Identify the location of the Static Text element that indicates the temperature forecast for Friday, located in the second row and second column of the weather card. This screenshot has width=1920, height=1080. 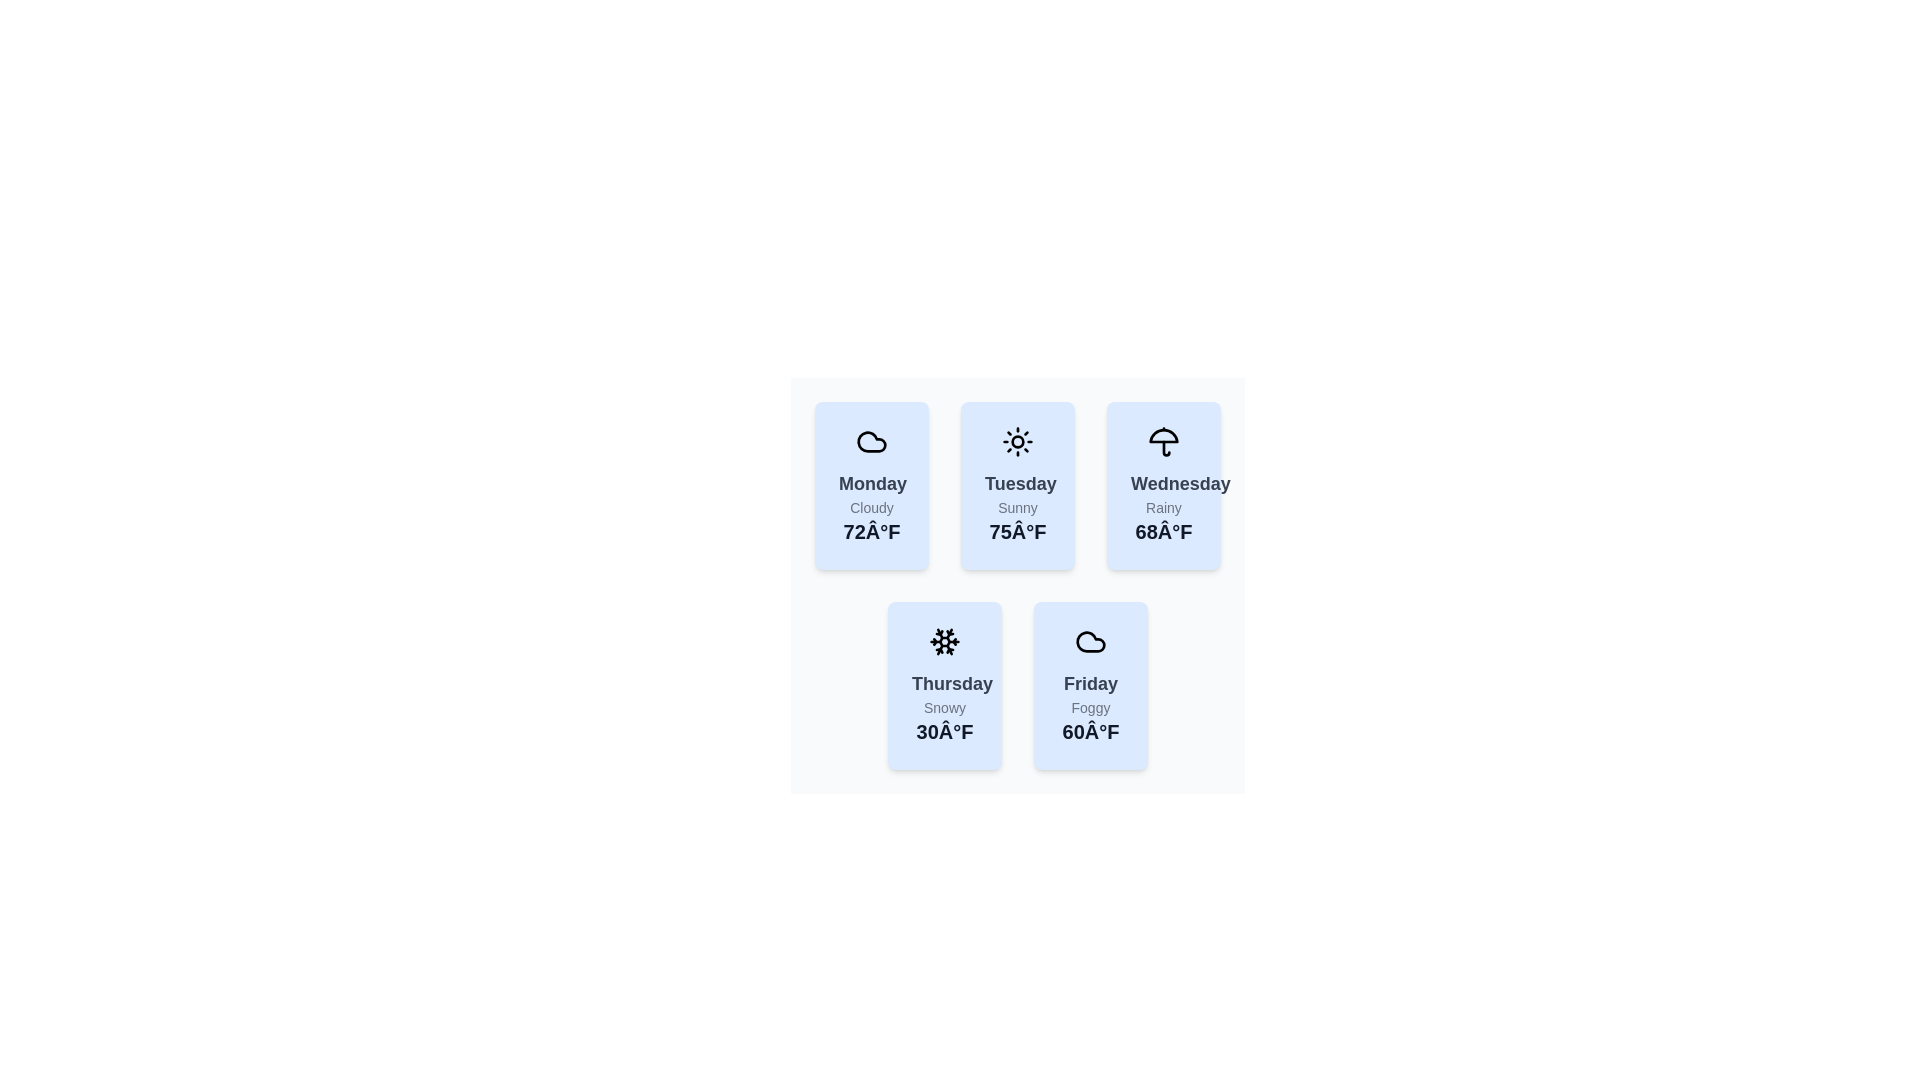
(1089, 732).